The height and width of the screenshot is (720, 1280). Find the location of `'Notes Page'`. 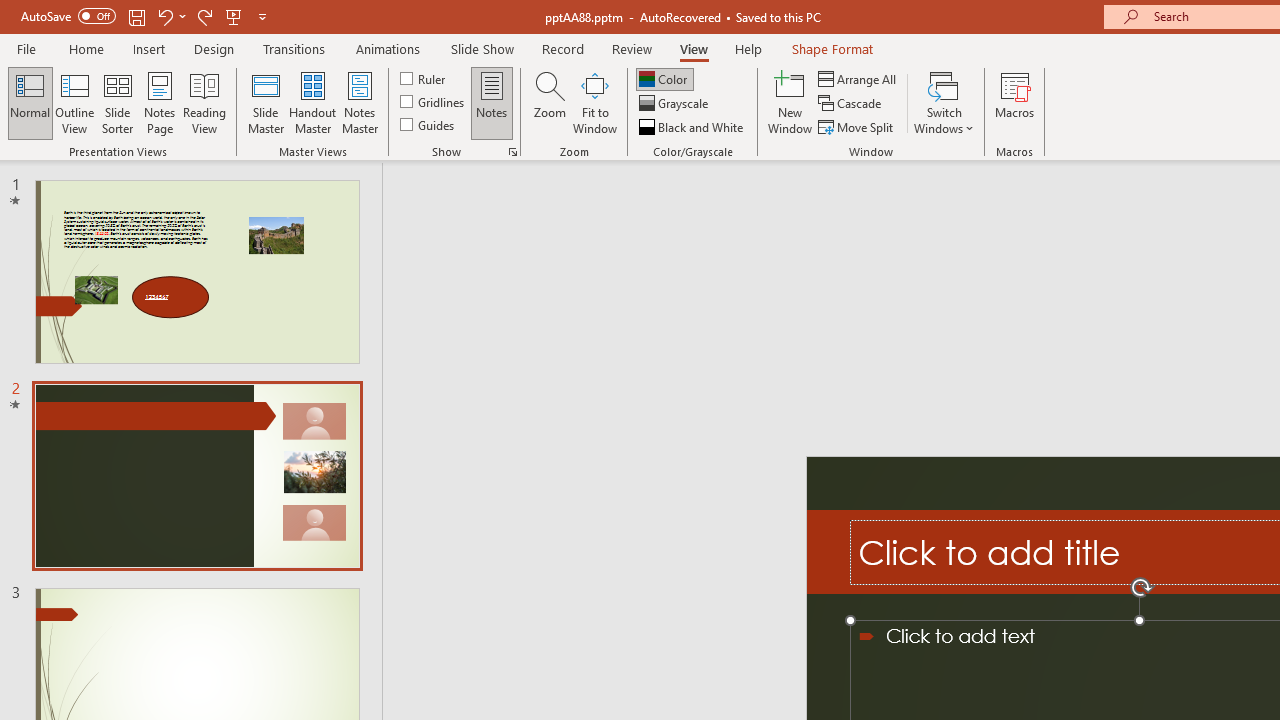

'Notes Page' is located at coordinates (160, 103).